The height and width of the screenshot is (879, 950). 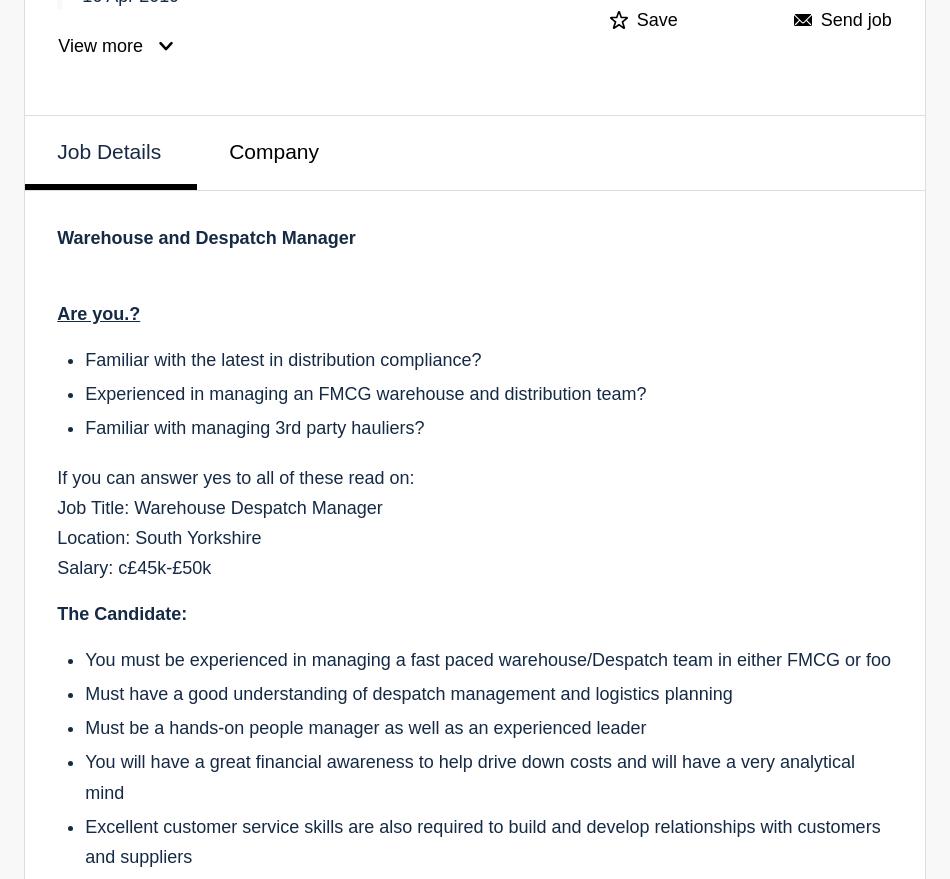 I want to click on 'Save', so click(x=656, y=19).